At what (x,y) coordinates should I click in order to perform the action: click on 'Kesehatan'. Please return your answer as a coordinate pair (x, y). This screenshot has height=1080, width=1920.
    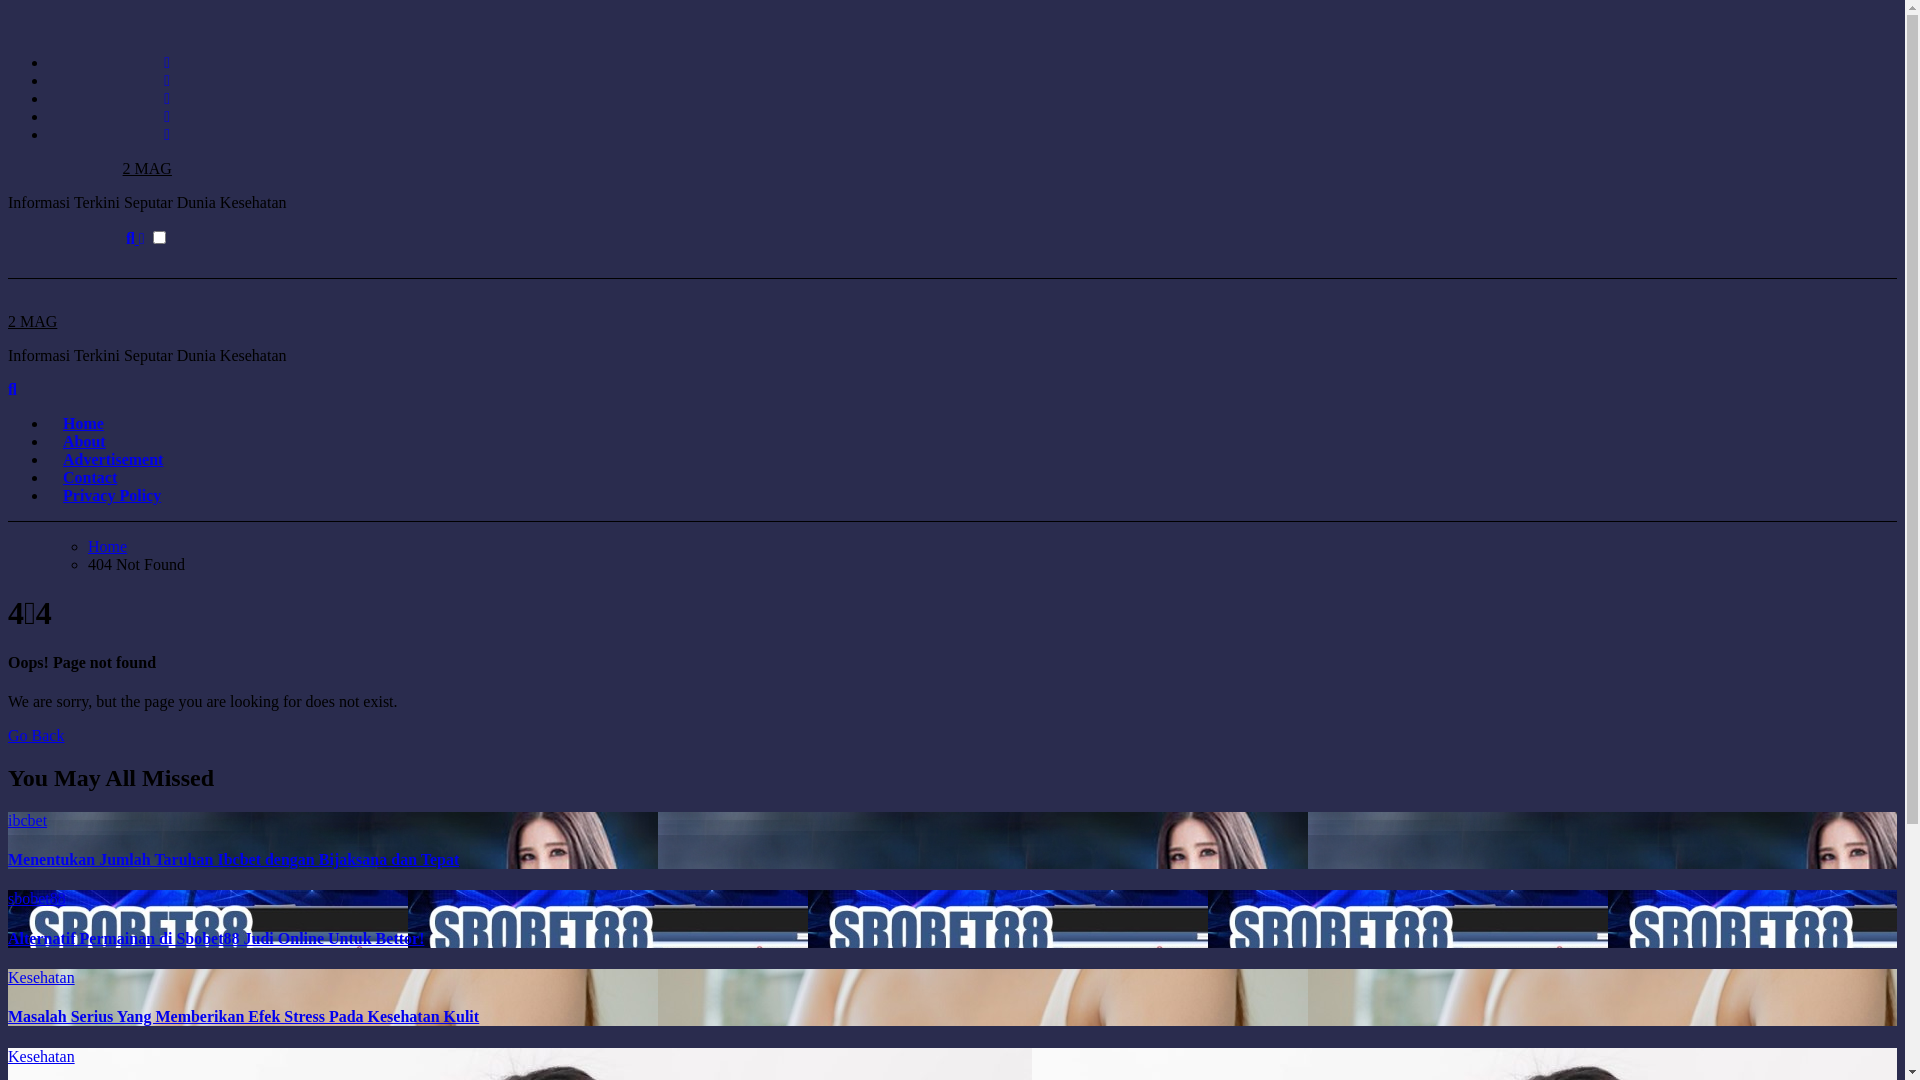
    Looking at the image, I should click on (41, 976).